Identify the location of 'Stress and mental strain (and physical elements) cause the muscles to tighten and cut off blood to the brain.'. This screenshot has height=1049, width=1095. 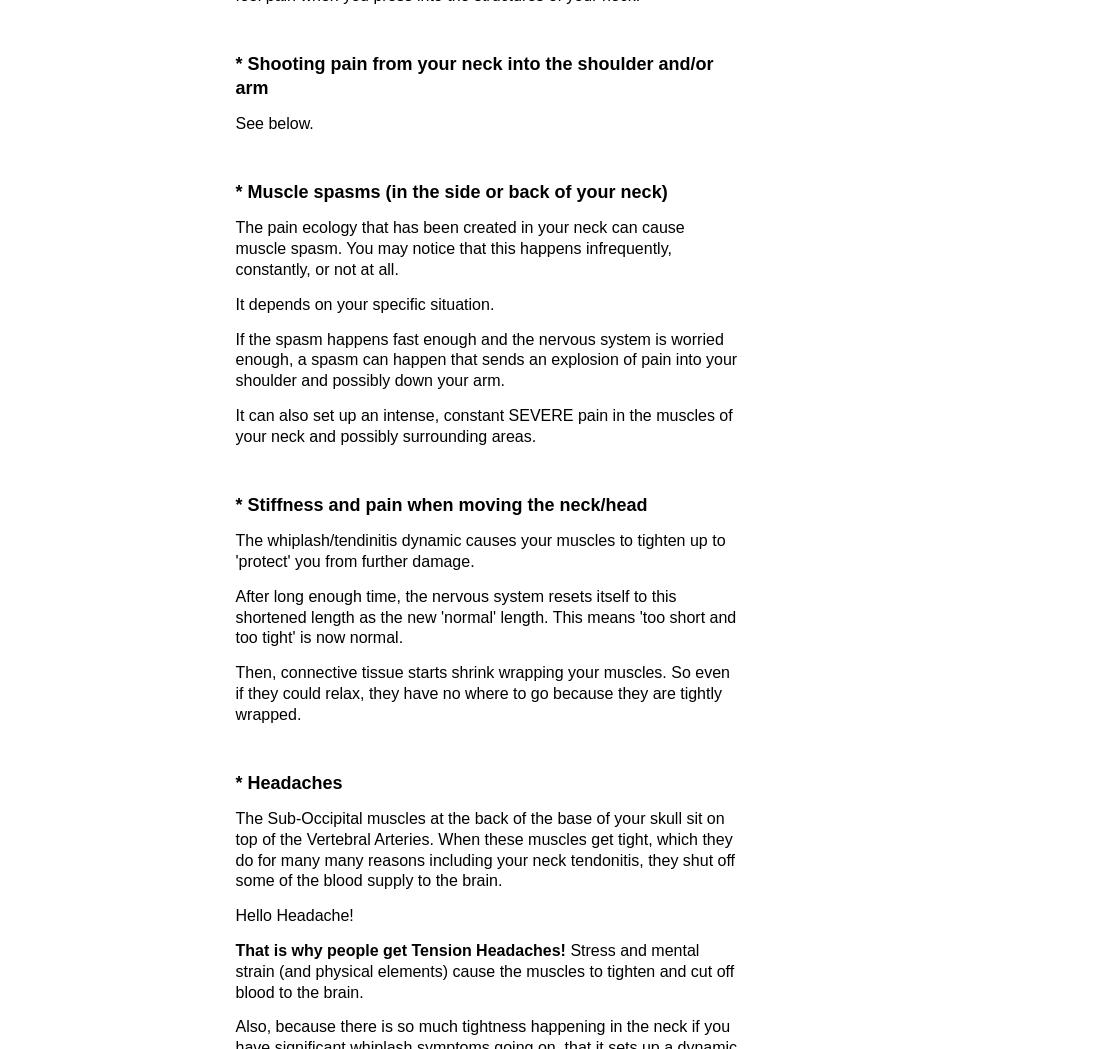
(483, 969).